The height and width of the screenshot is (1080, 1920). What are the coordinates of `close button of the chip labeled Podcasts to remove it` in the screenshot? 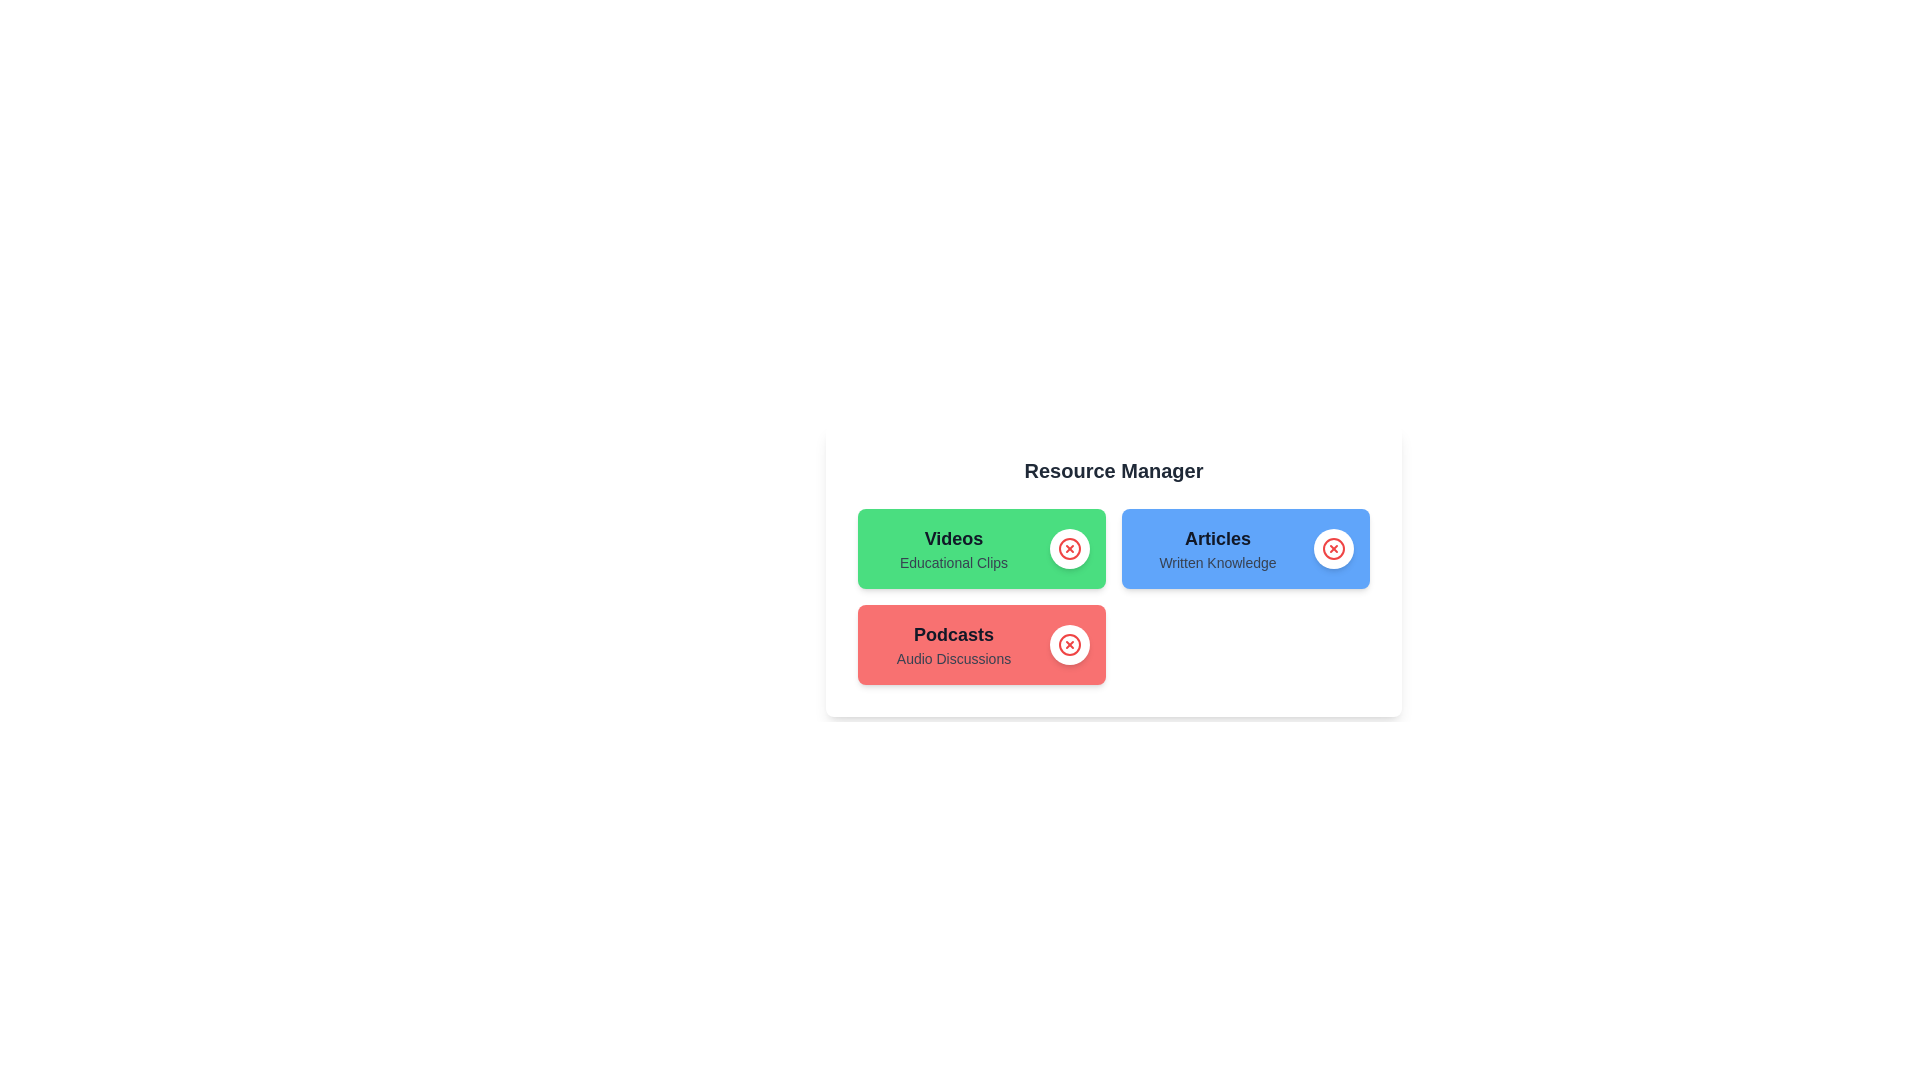 It's located at (1069, 644).